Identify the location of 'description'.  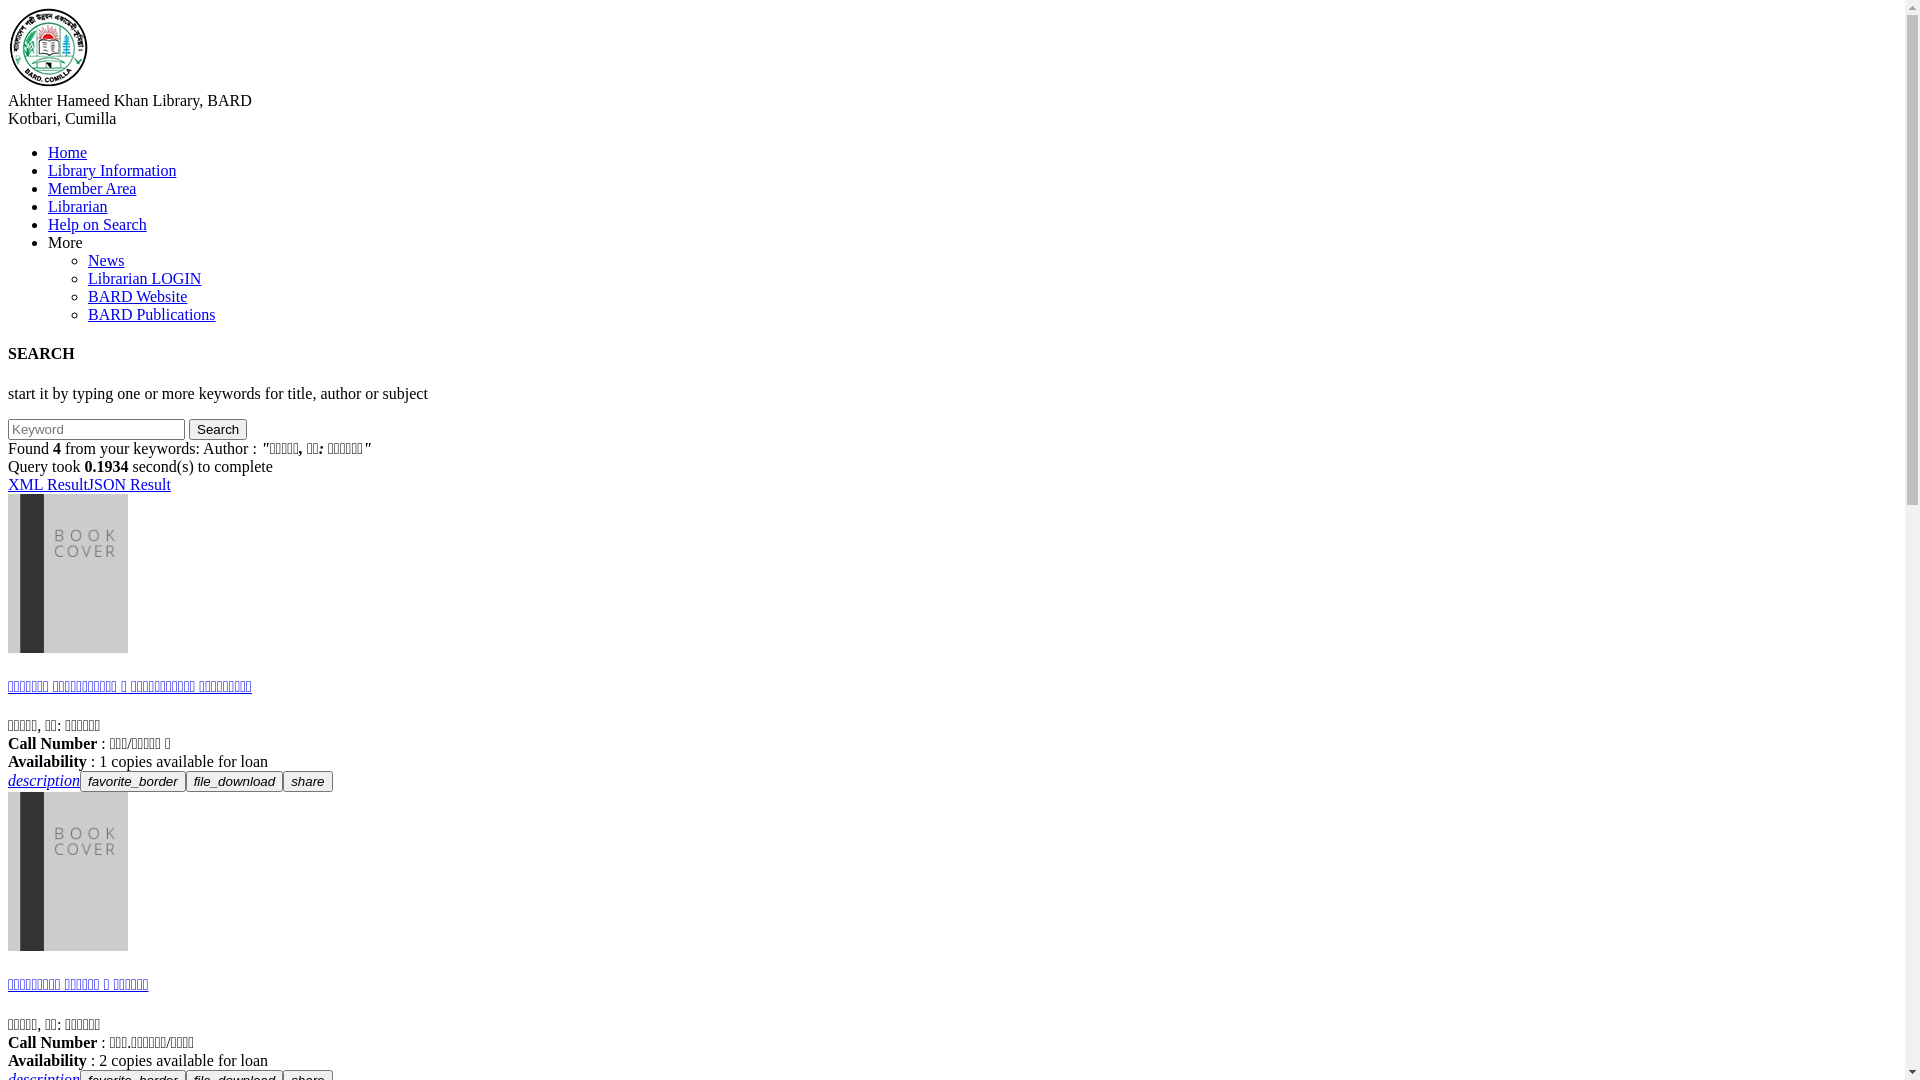
(43, 779).